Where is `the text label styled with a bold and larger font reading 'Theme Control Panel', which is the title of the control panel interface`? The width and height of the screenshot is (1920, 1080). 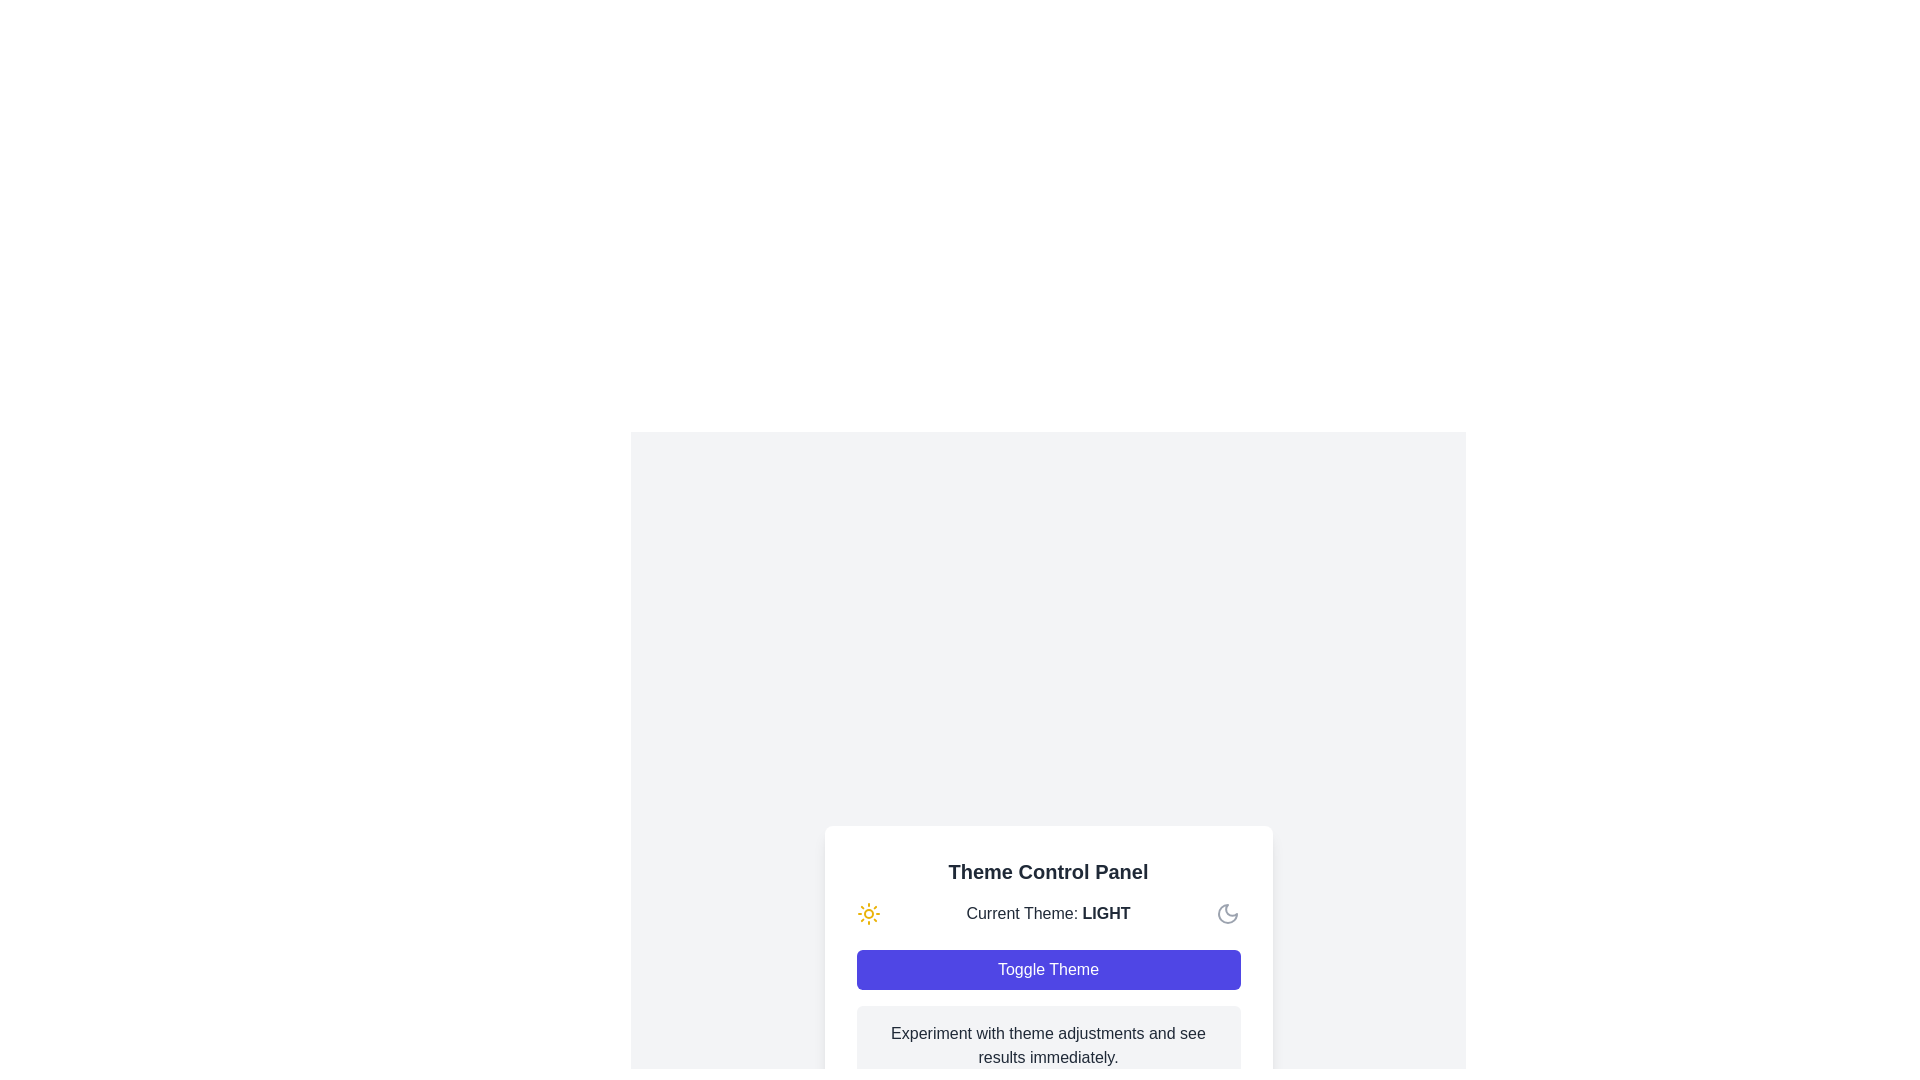
the text label styled with a bold and larger font reading 'Theme Control Panel', which is the title of the control panel interface is located at coordinates (1047, 870).